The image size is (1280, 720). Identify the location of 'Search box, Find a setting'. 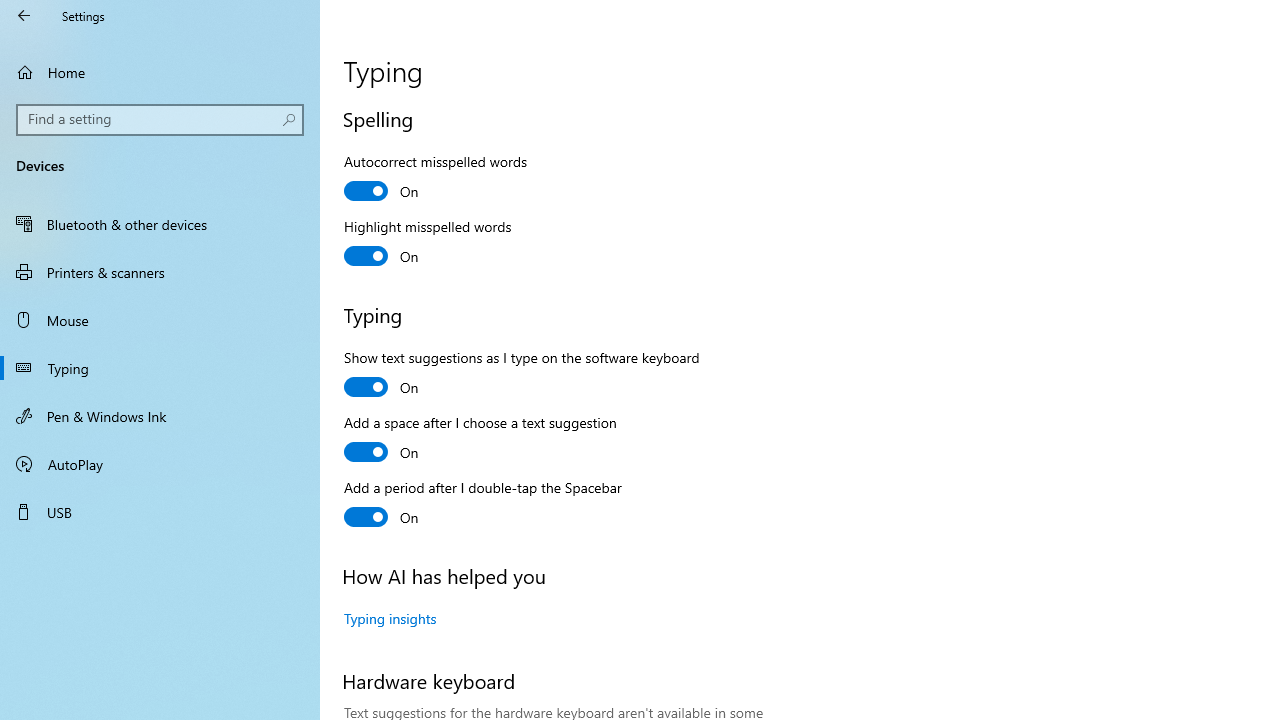
(160, 119).